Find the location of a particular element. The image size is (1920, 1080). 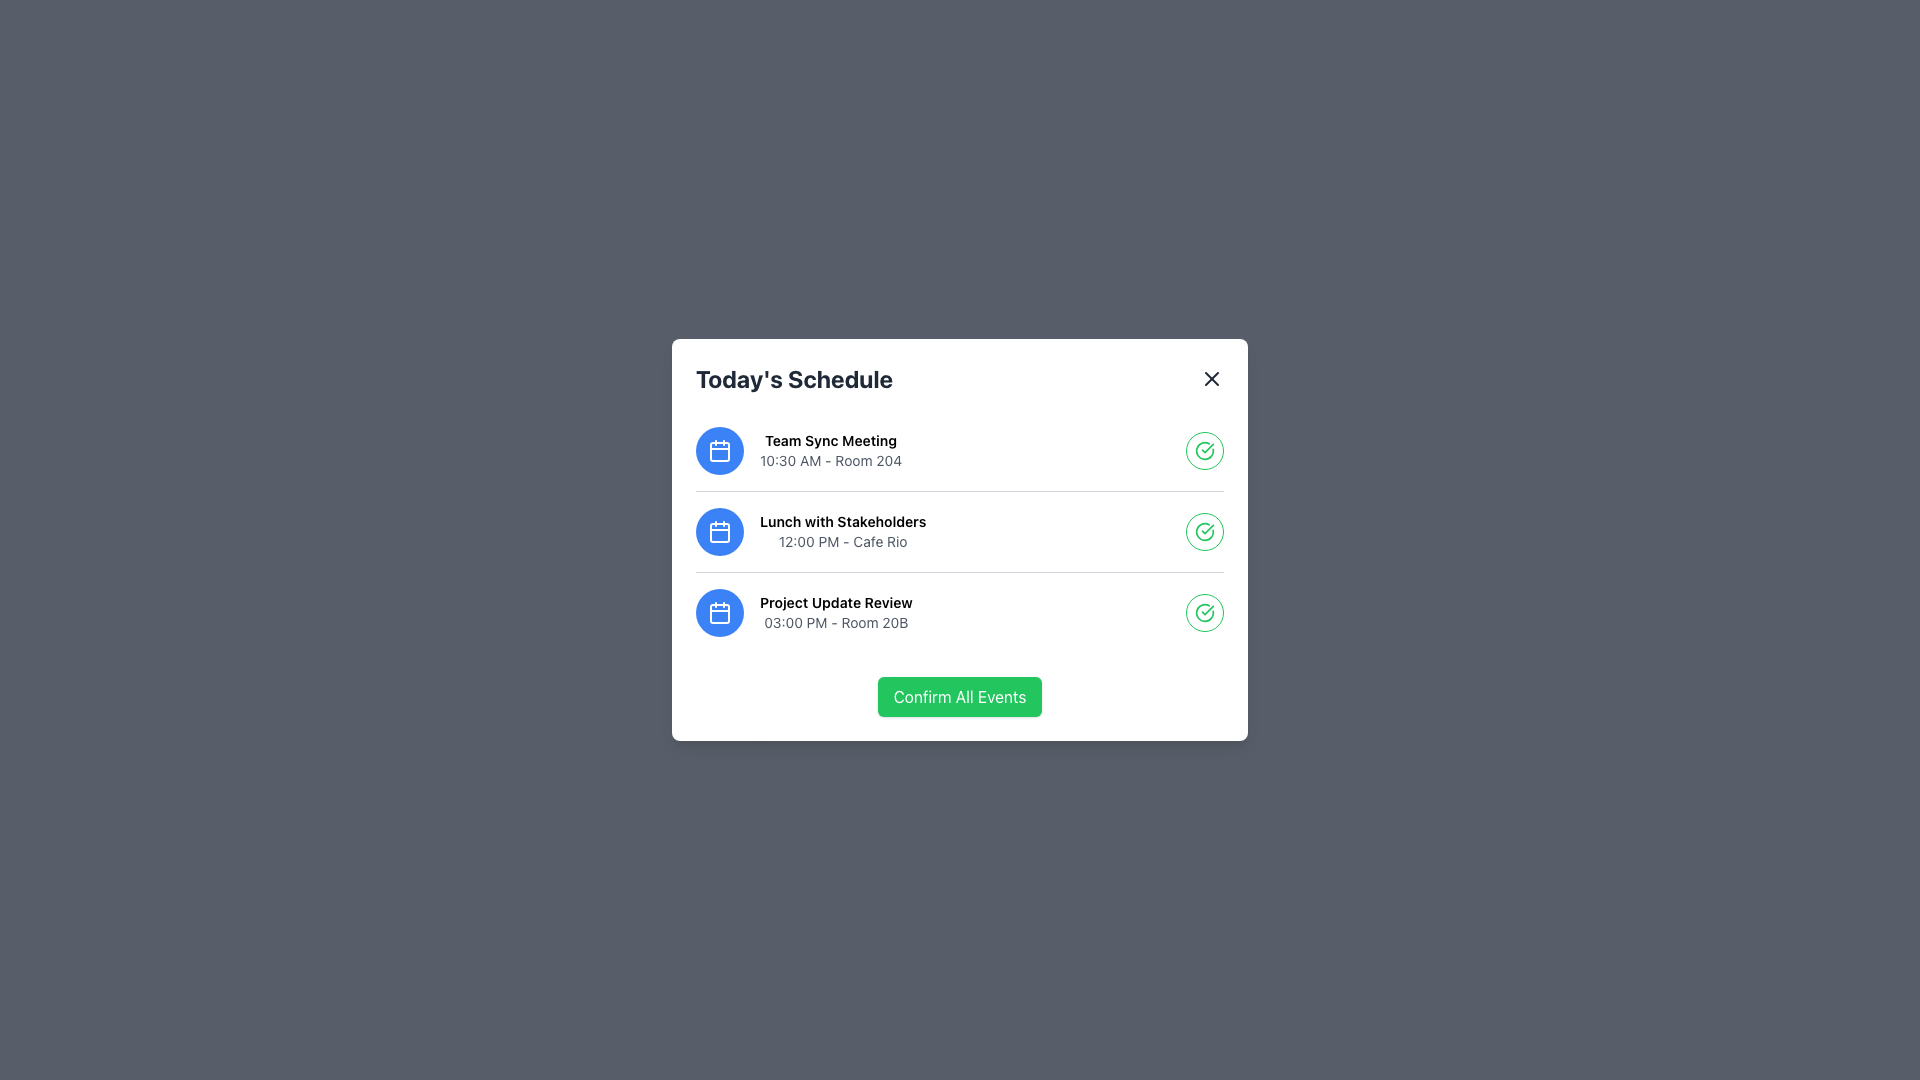

the confirmation button associated with the 'Team Sync Meeting 10:30 AM - Room 204' to observe the hover effect is located at coordinates (1203, 451).